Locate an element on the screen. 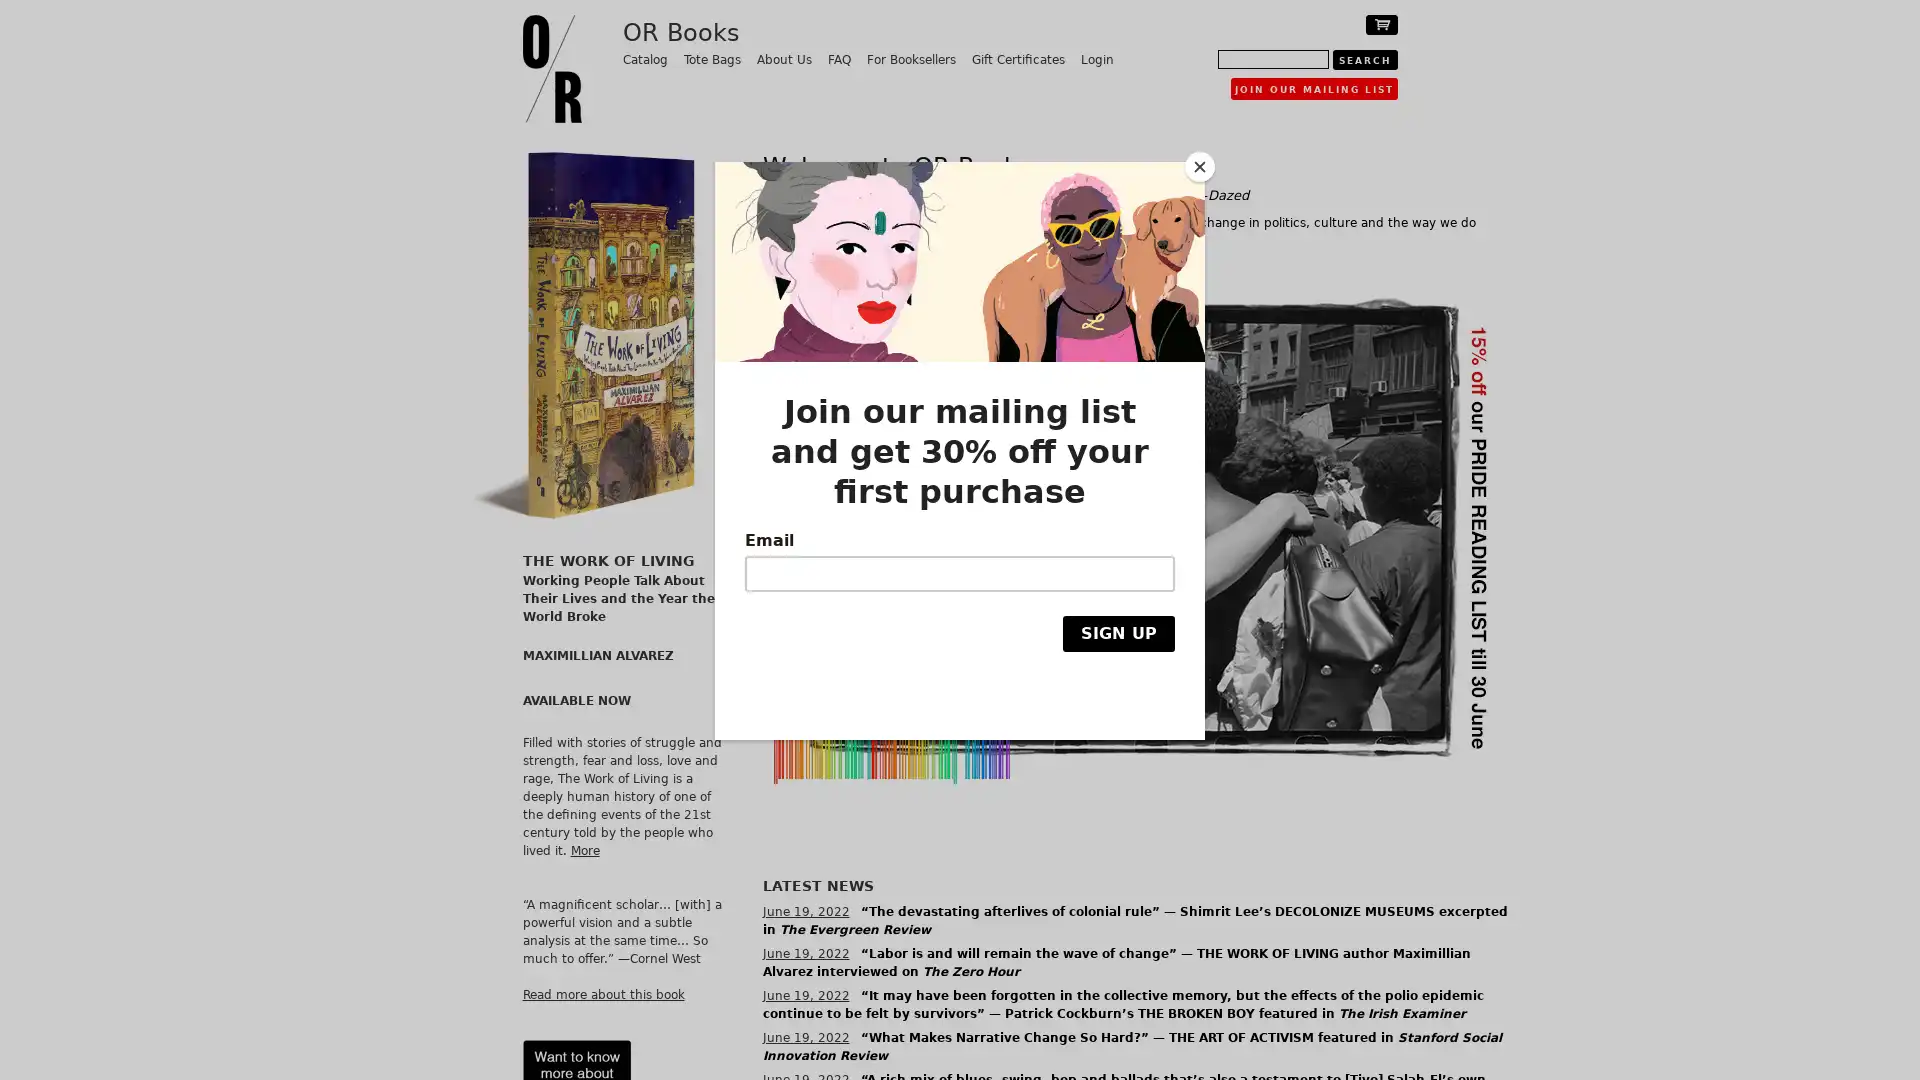  SEARCH is located at coordinates (1363, 59).